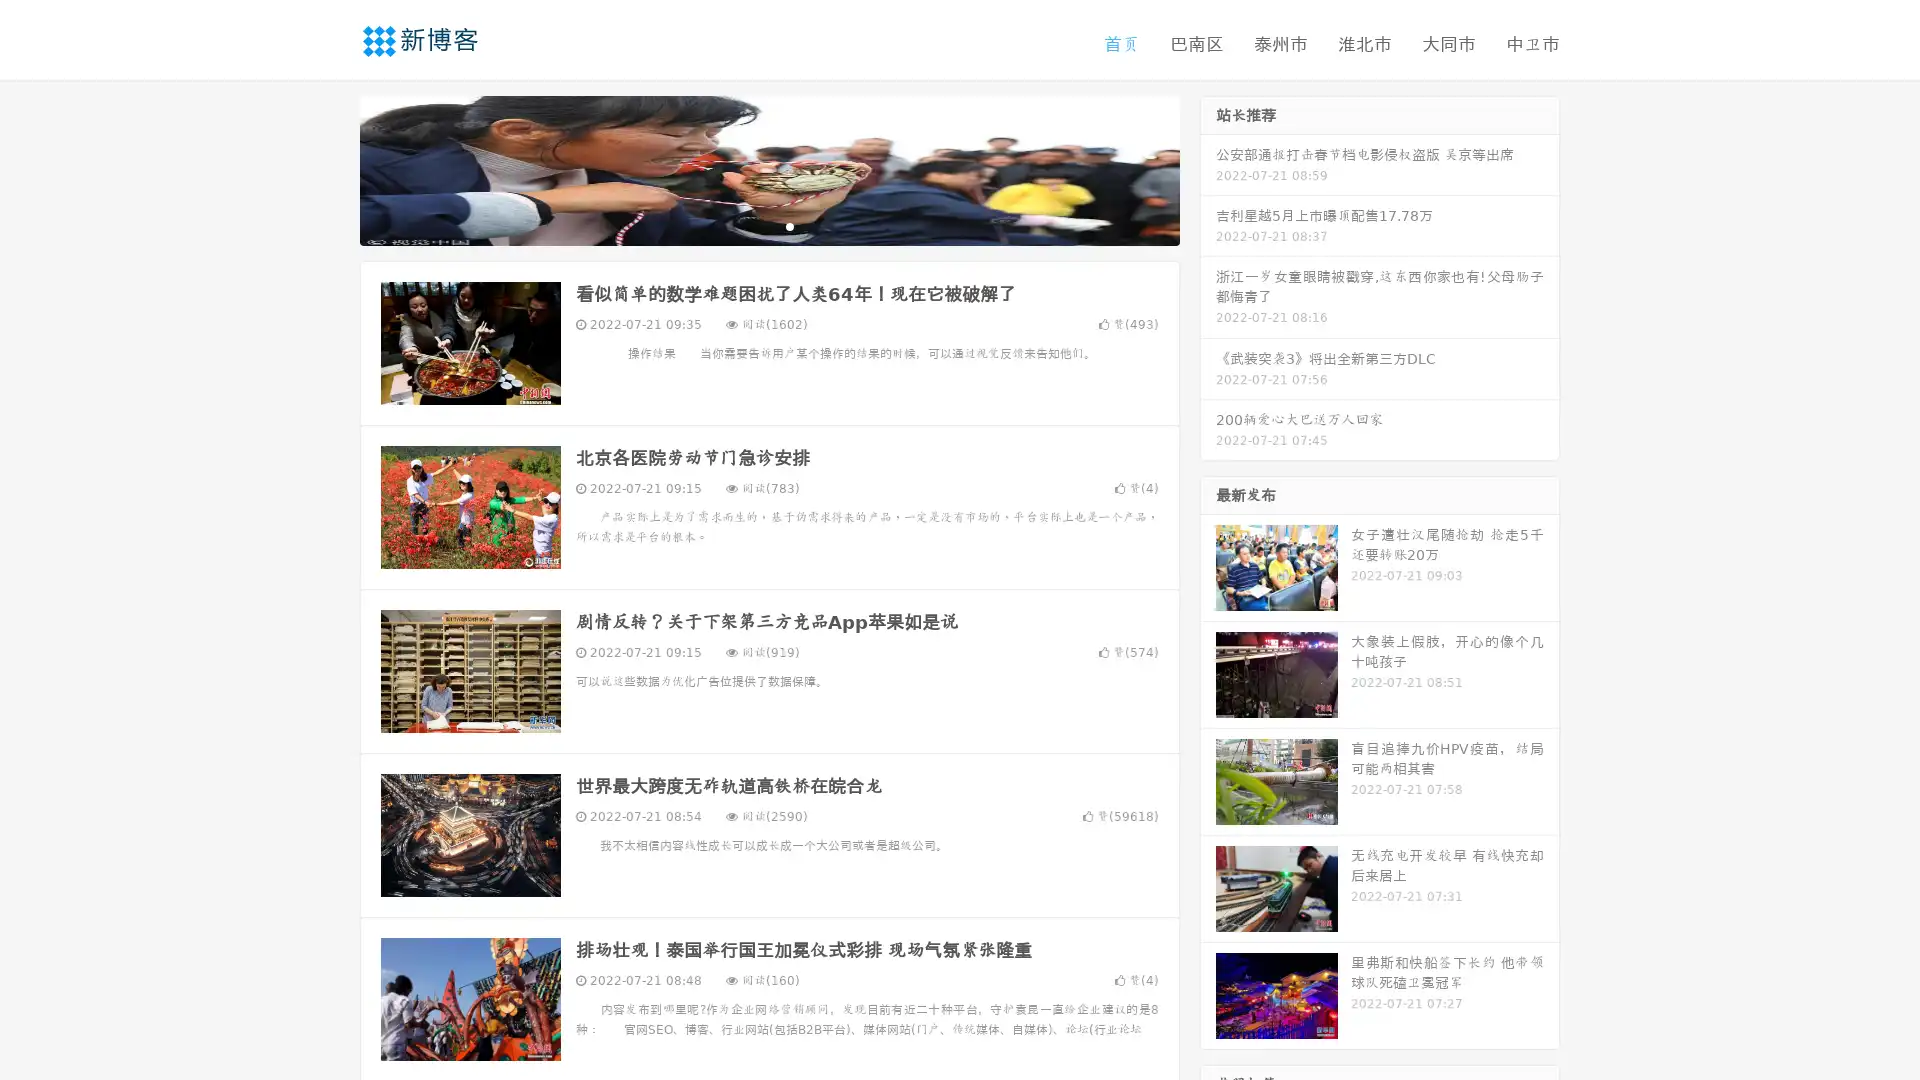  What do you see at coordinates (1208, 168) in the screenshot?
I see `Next slide` at bounding box center [1208, 168].